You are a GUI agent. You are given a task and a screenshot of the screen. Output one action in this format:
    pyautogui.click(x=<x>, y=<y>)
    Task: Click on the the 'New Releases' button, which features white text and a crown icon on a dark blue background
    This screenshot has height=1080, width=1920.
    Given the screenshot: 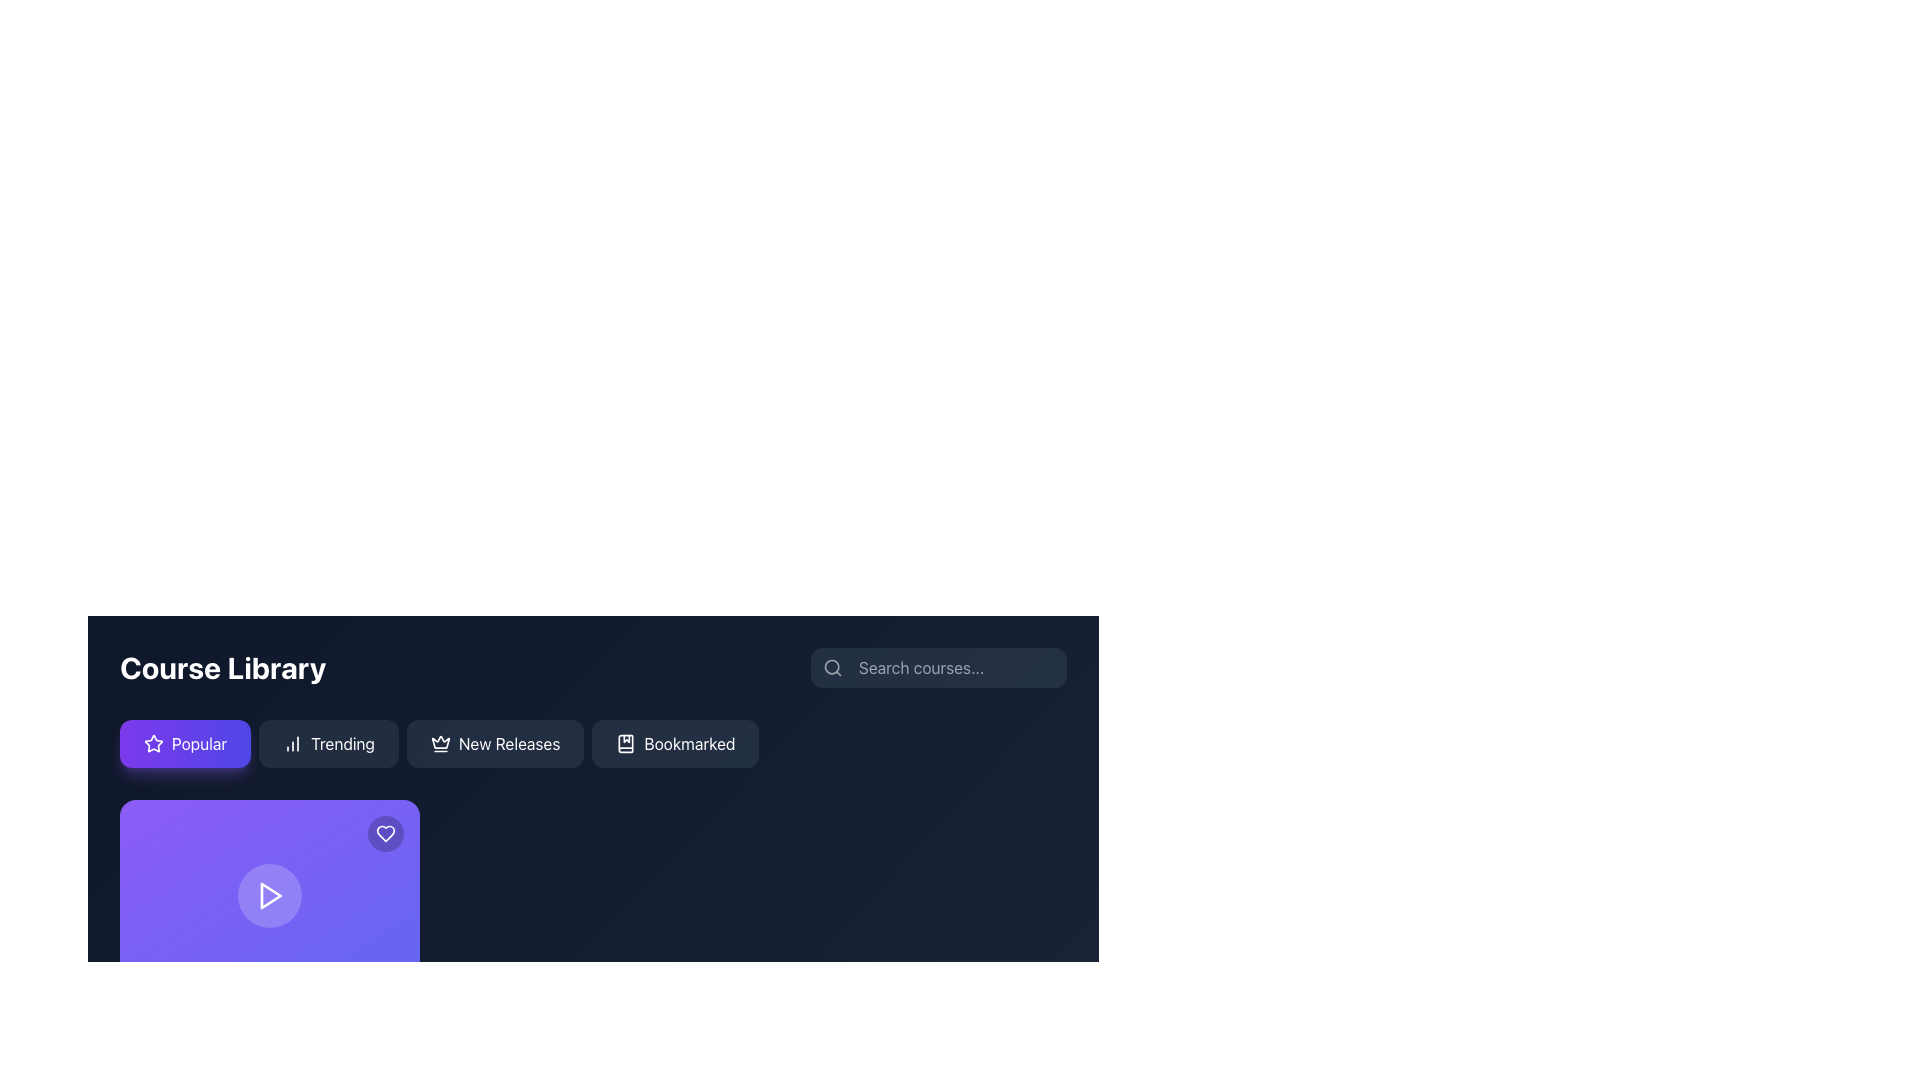 What is the action you would take?
    pyautogui.click(x=495, y=744)
    